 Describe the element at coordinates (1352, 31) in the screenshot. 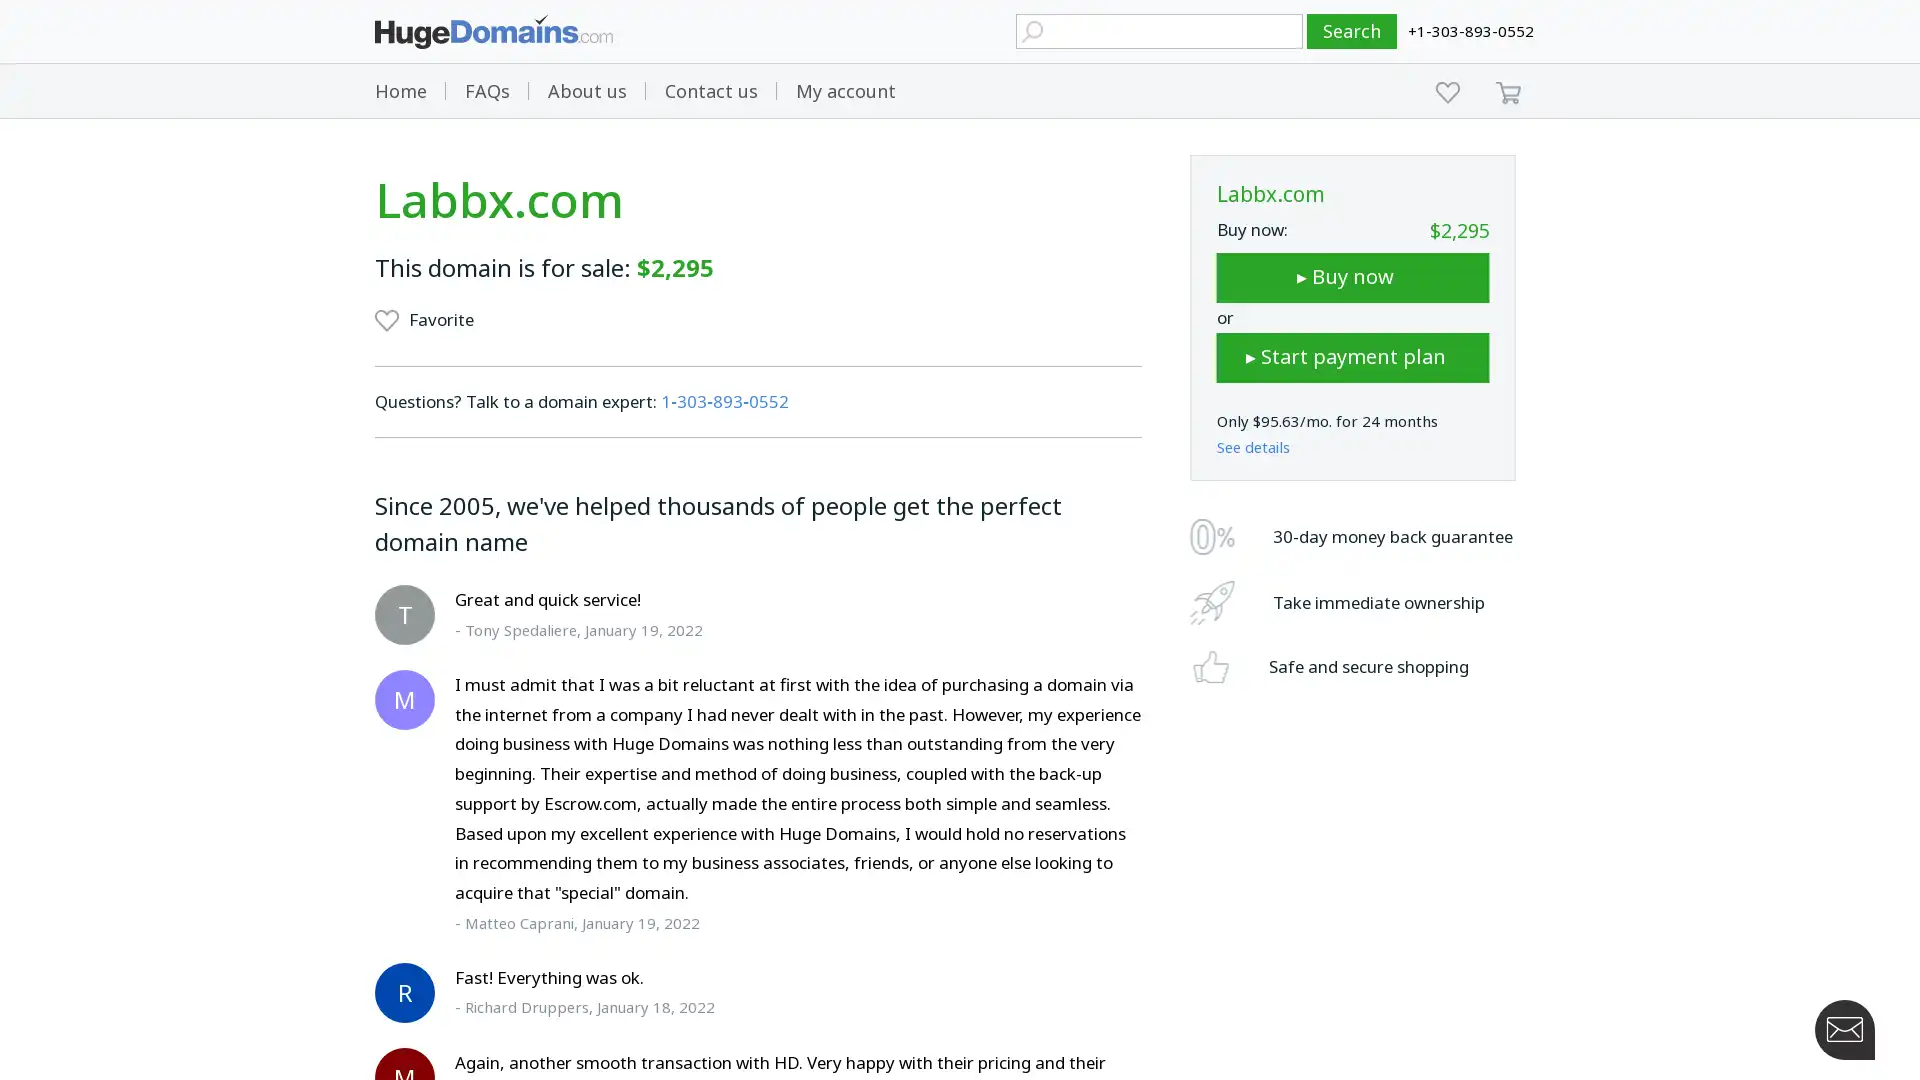

I see `Search` at that location.